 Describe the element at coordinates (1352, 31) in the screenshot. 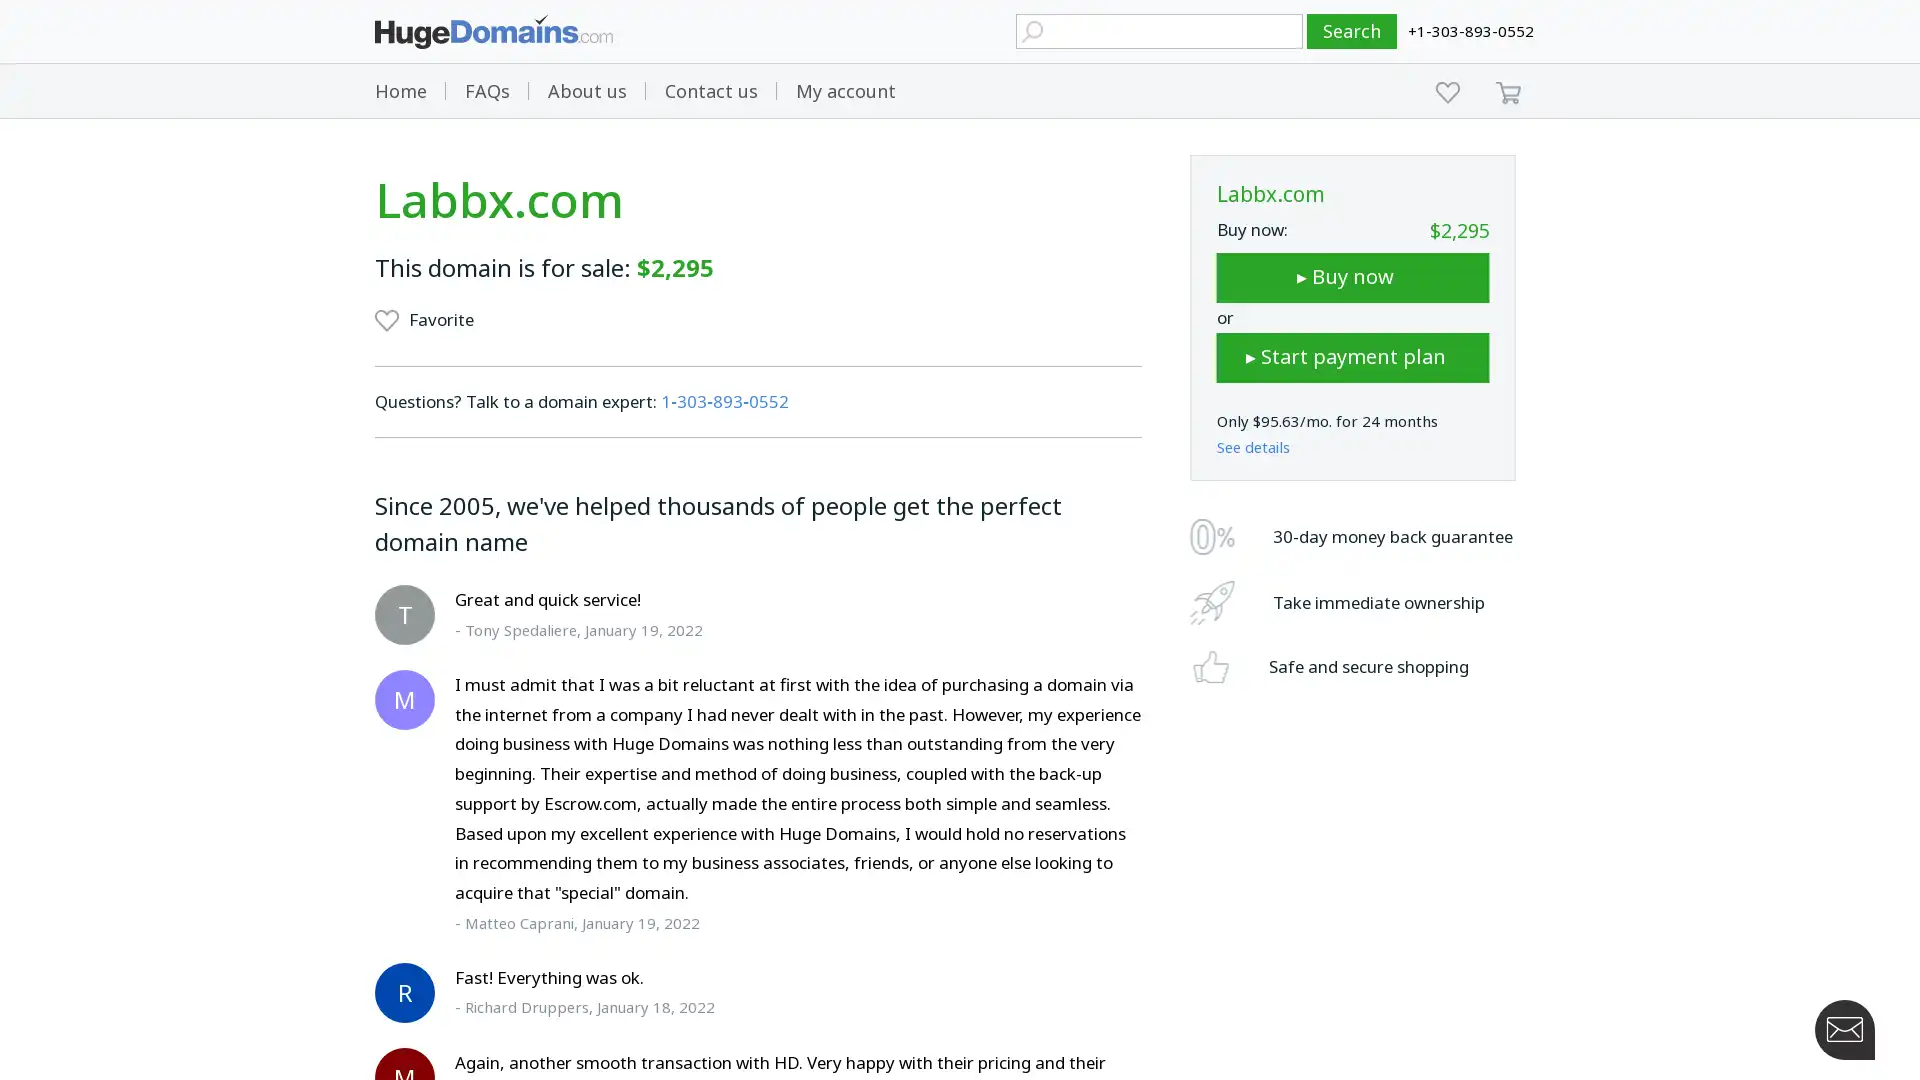

I see `Search` at that location.